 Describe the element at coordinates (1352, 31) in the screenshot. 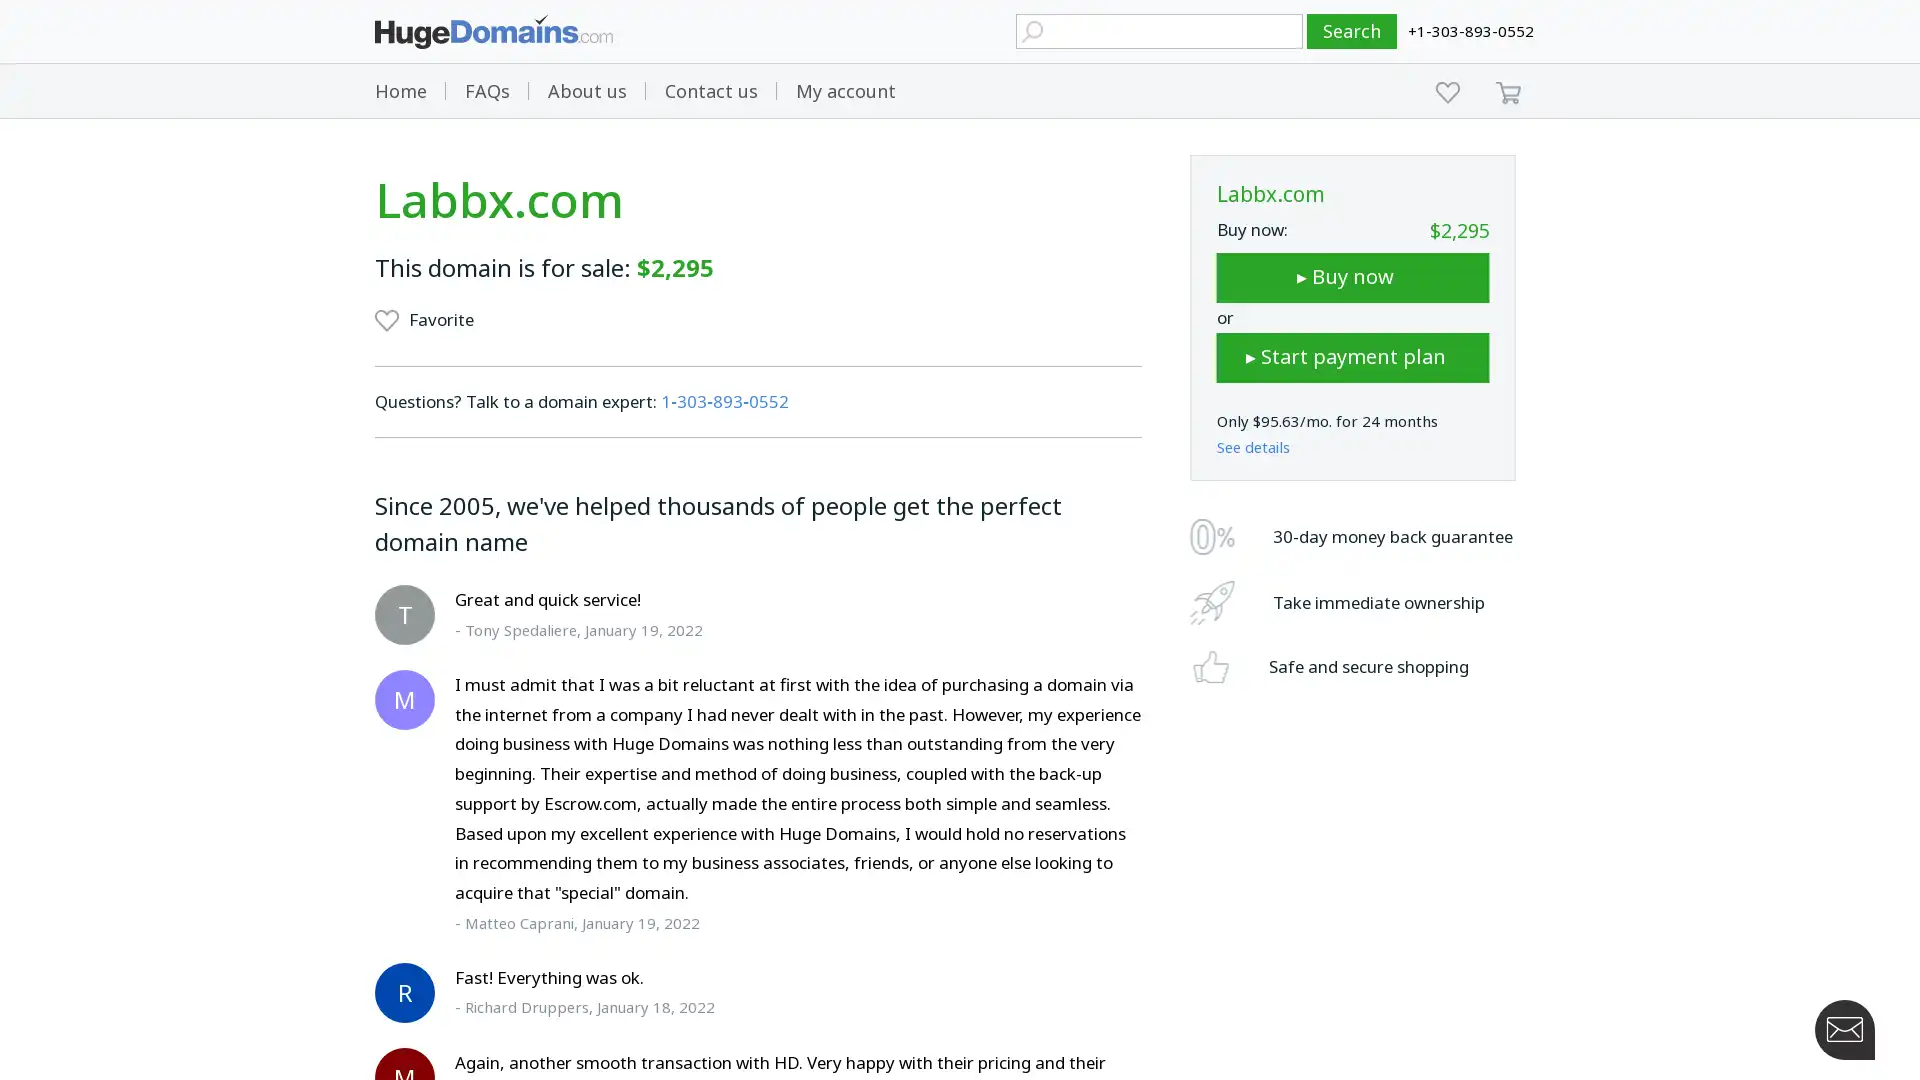

I see `Search` at that location.